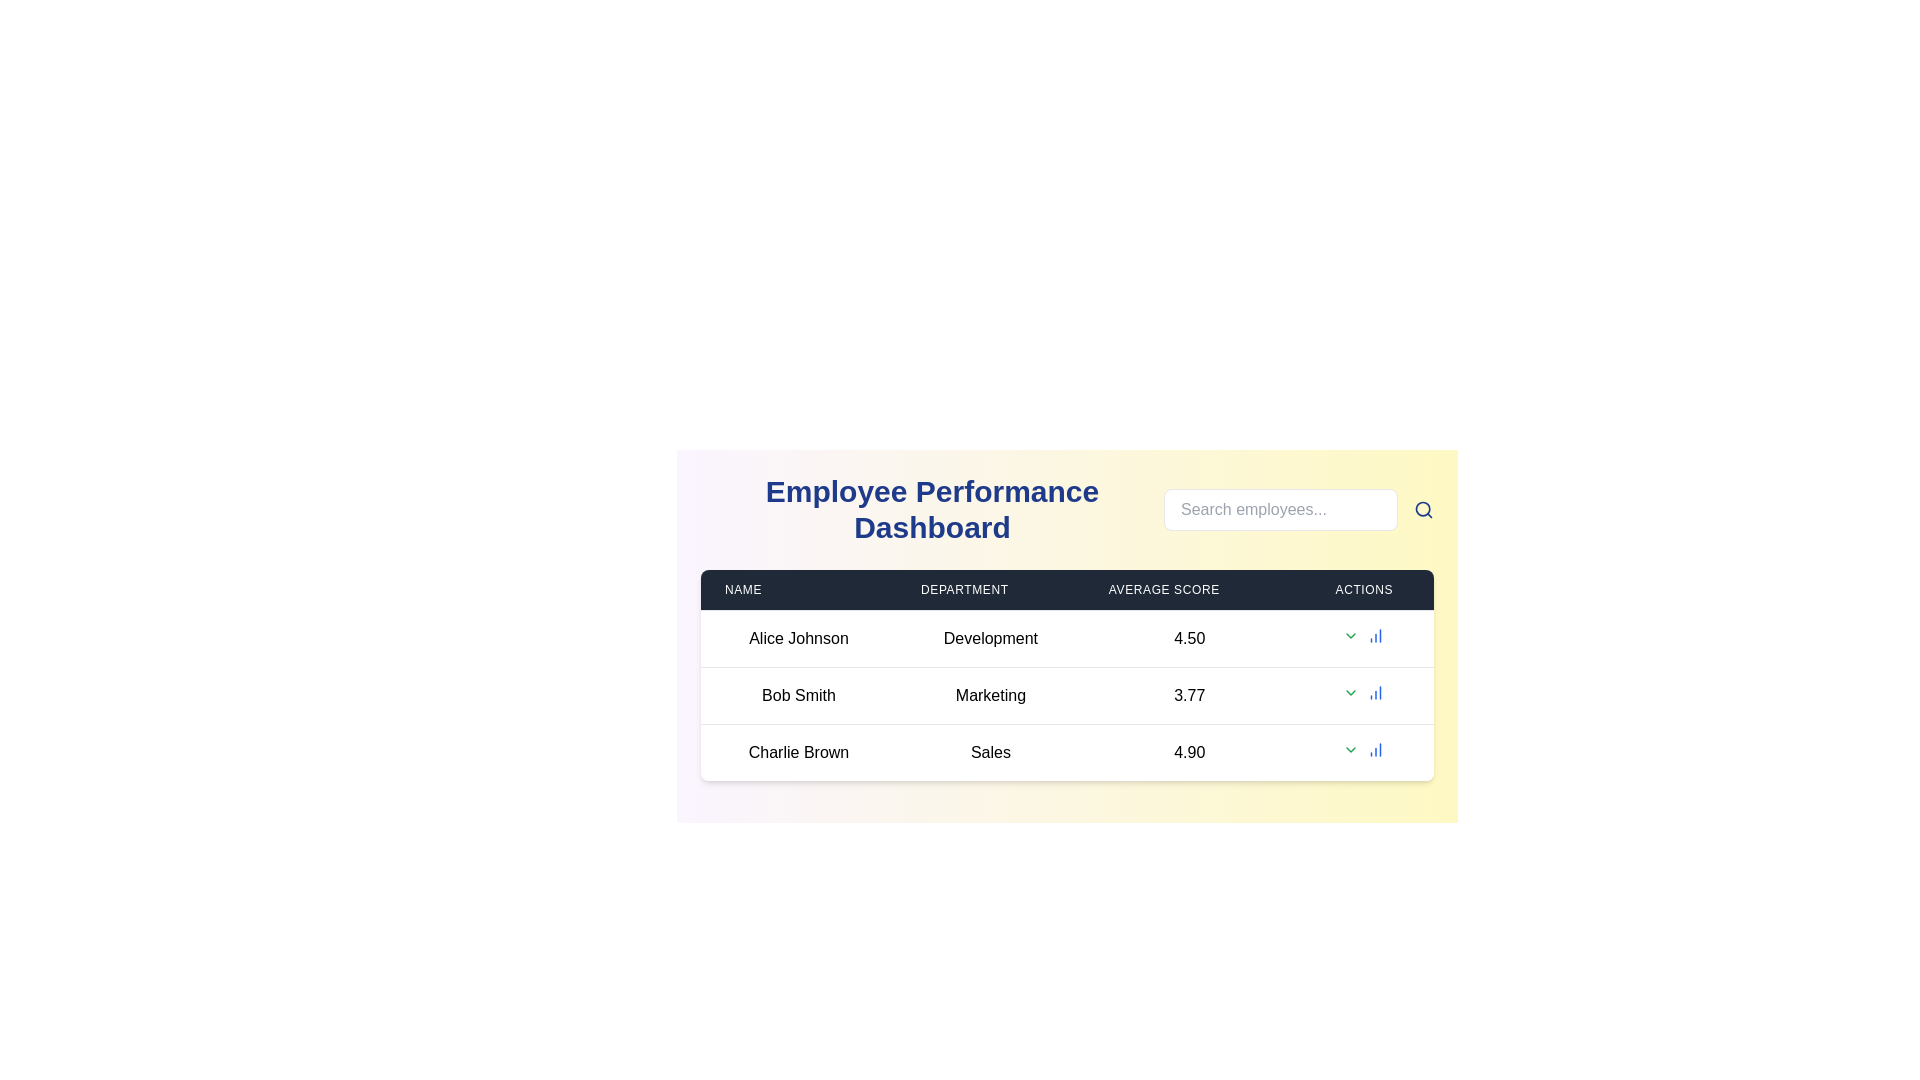 Image resolution: width=1920 pixels, height=1080 pixels. I want to click on the blue bar chart icon in the employee performance table under the 'Actions' header to trigger the hover effect, so click(1375, 749).